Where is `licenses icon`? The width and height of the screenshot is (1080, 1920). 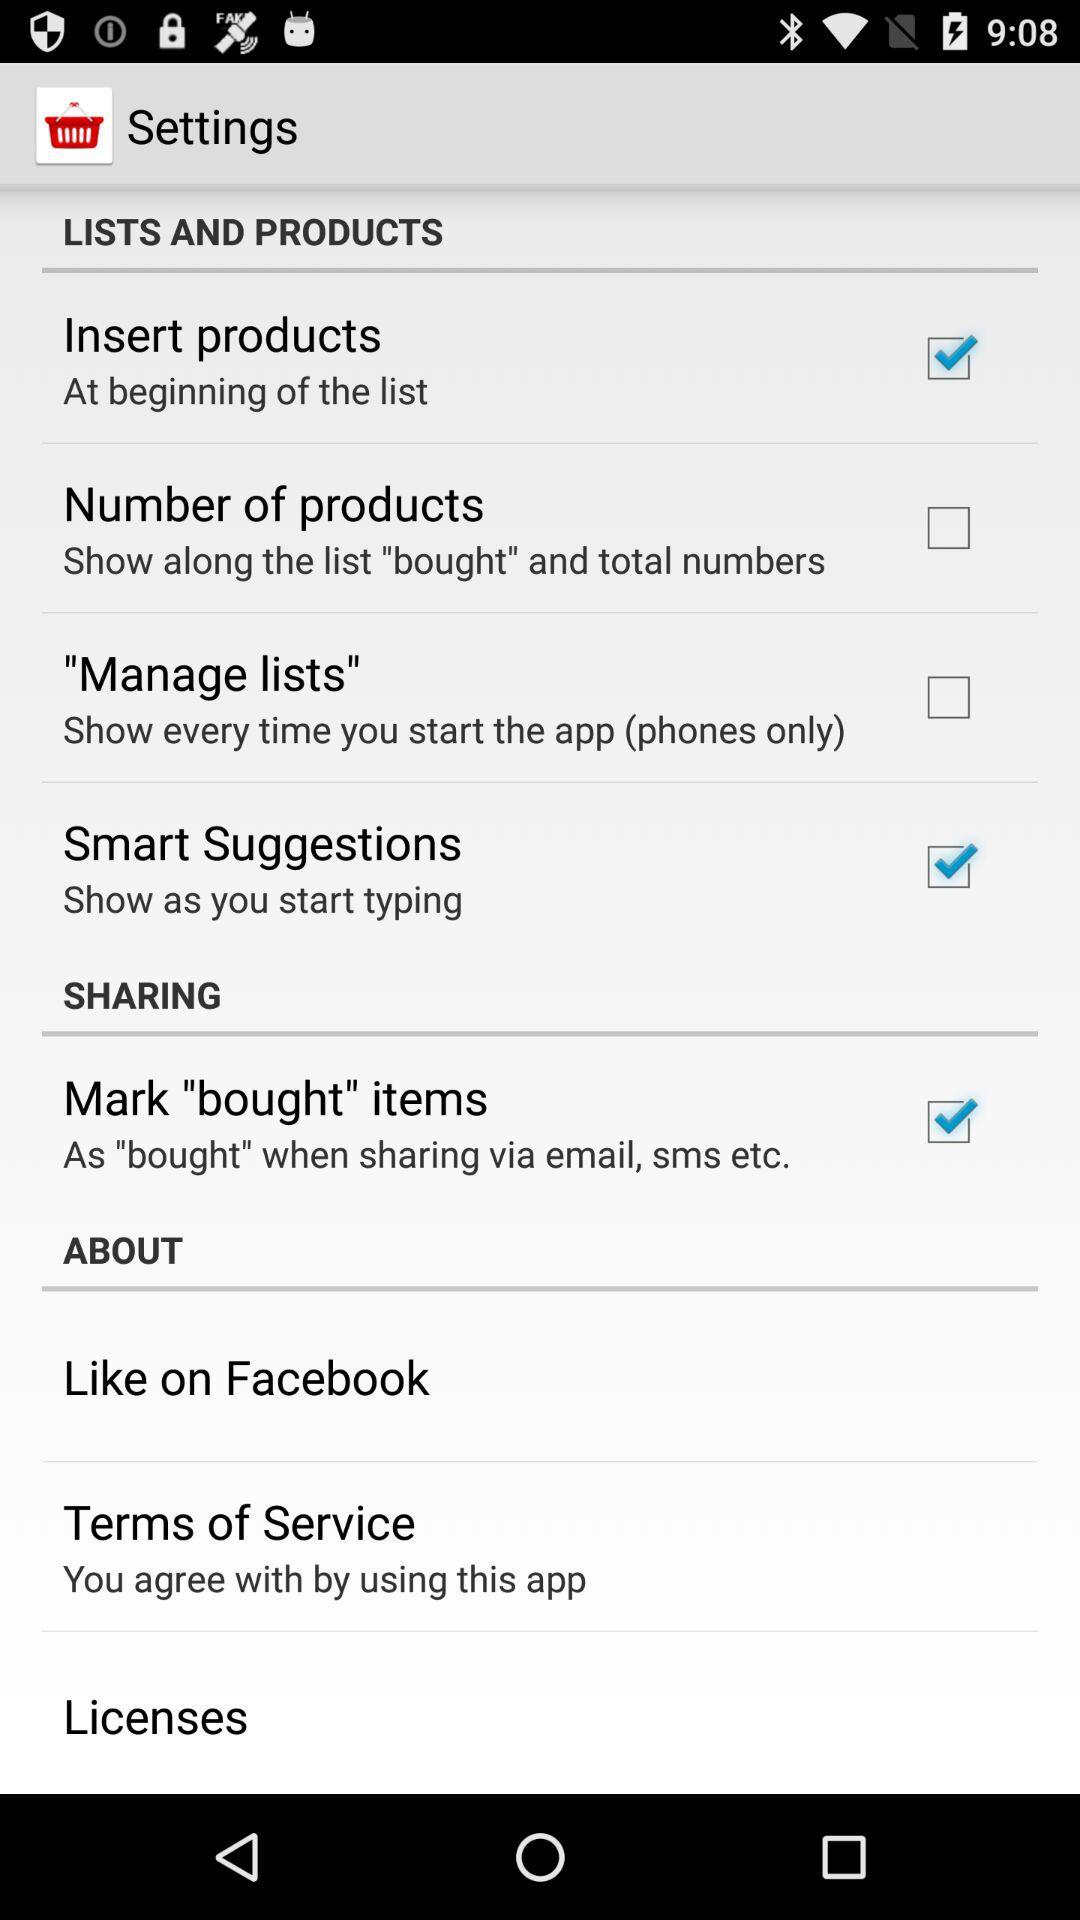
licenses icon is located at coordinates (154, 1714).